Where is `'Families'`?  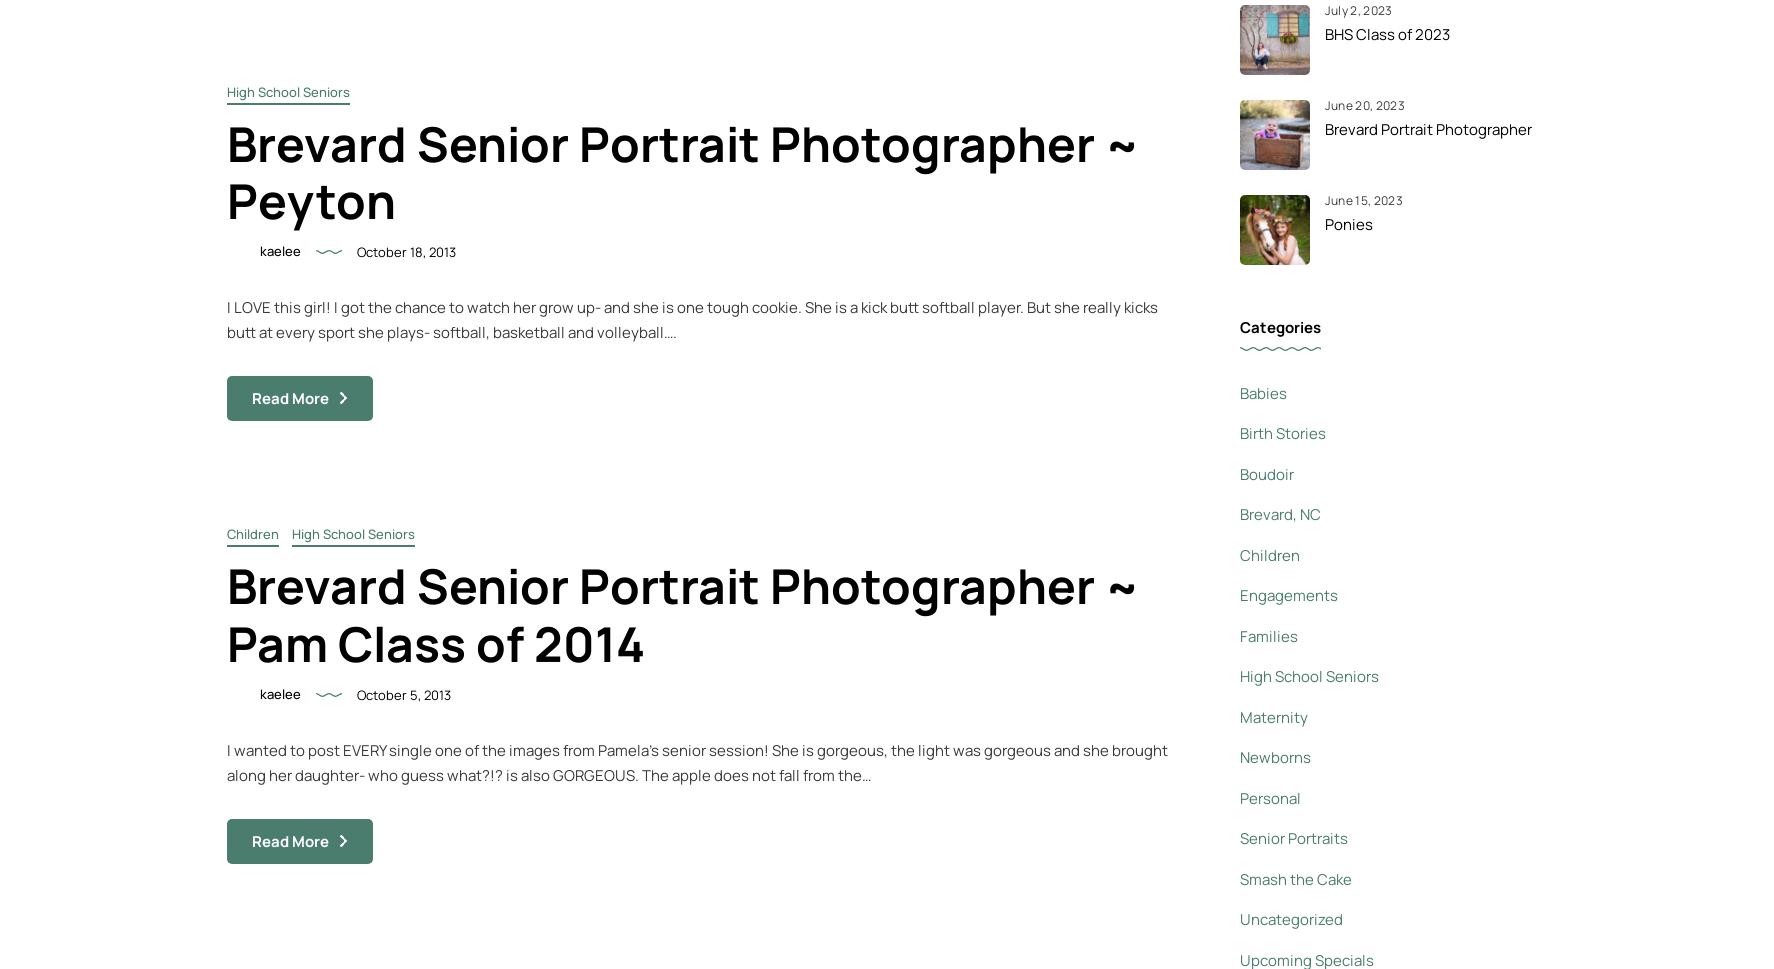 'Families' is located at coordinates (1267, 635).